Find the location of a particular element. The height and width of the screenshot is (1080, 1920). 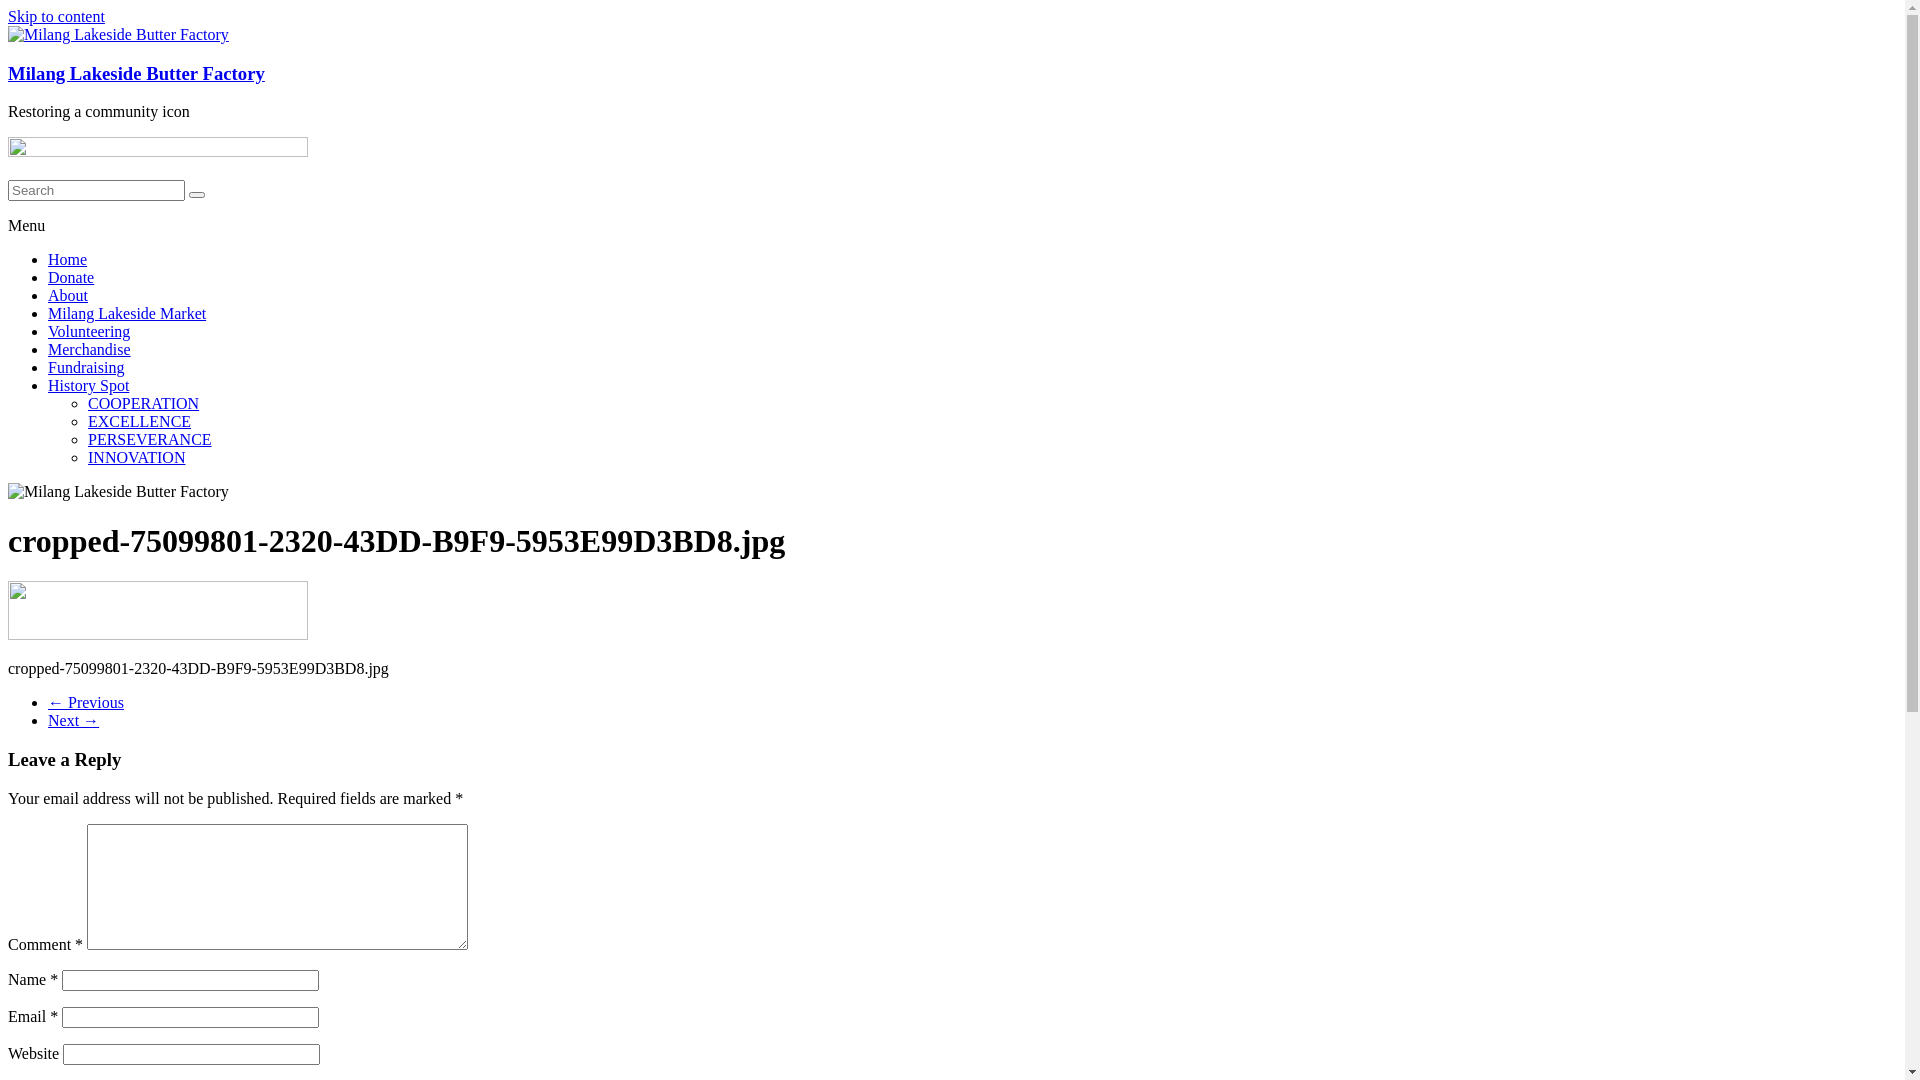

'Volunteering' is located at coordinates (88, 330).